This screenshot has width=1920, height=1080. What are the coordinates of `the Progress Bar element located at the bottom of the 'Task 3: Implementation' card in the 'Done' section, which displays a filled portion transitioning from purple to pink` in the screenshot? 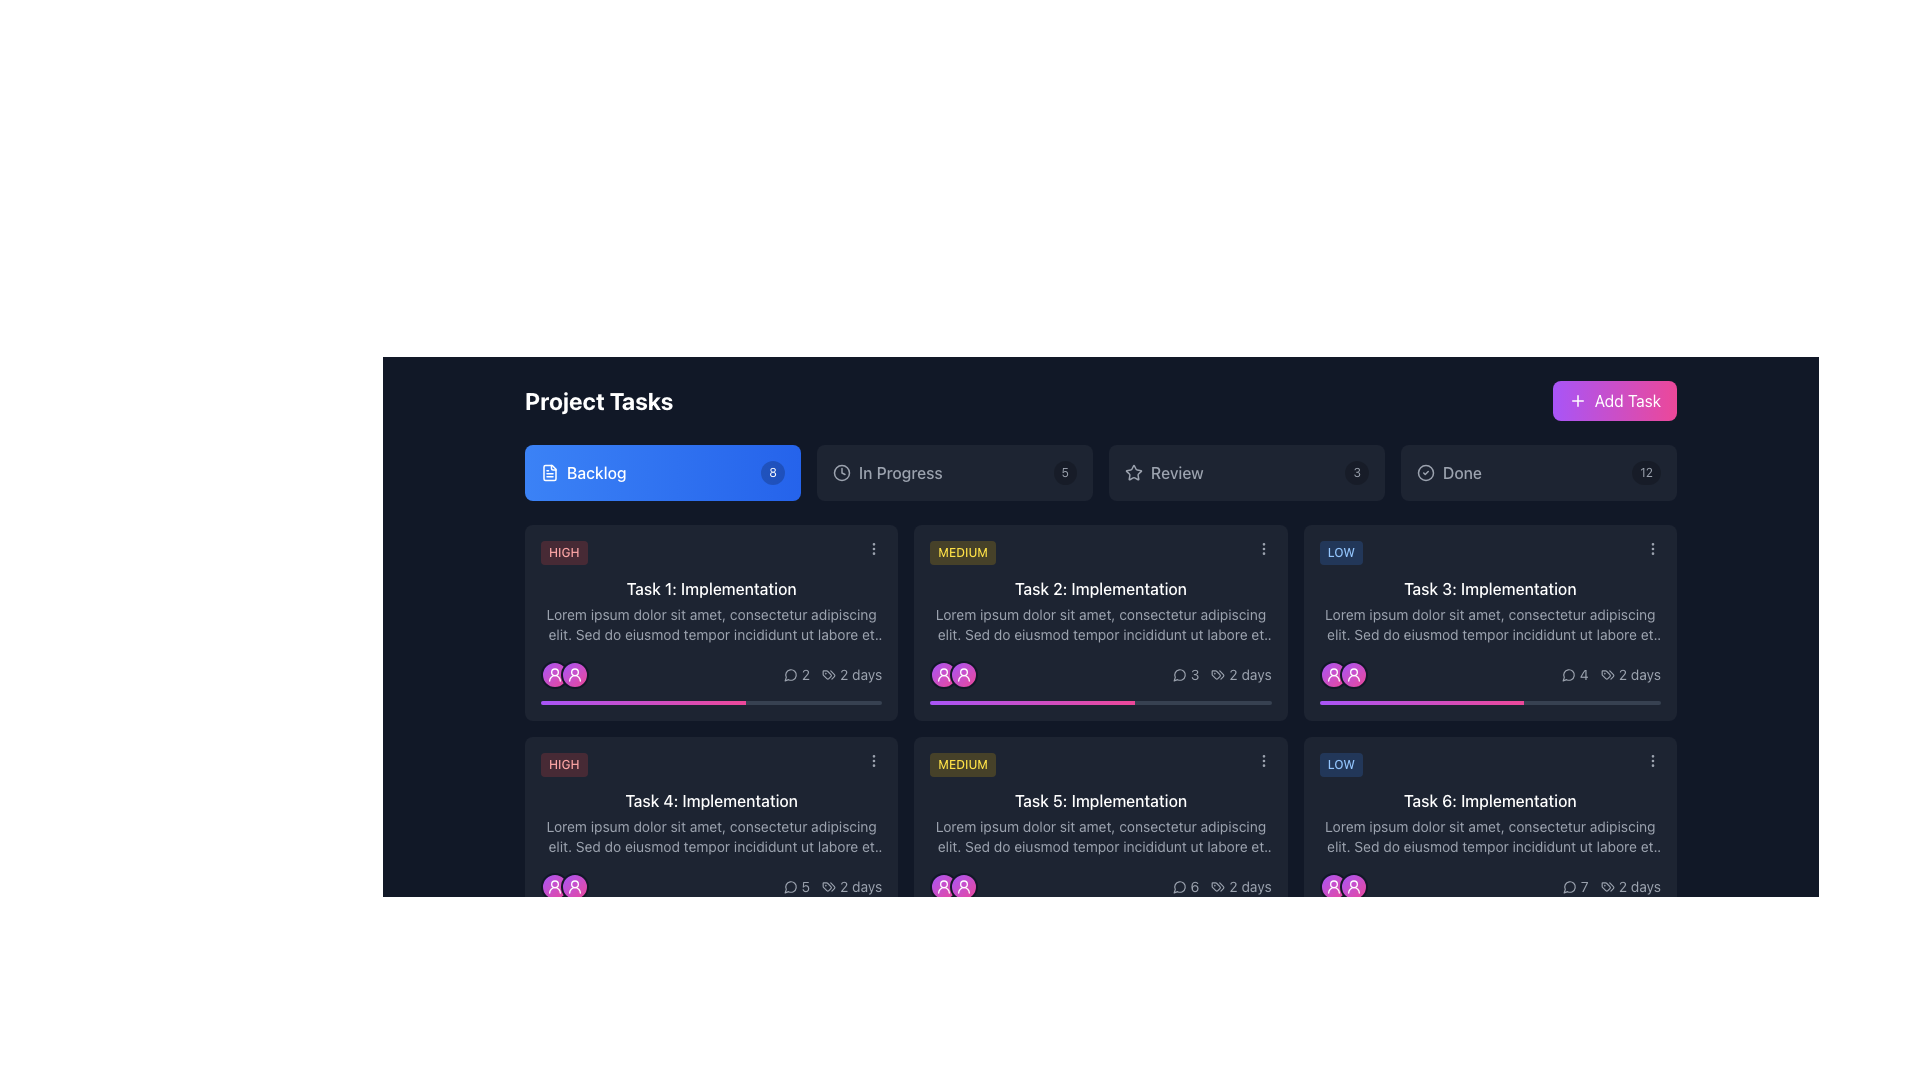 It's located at (1490, 701).